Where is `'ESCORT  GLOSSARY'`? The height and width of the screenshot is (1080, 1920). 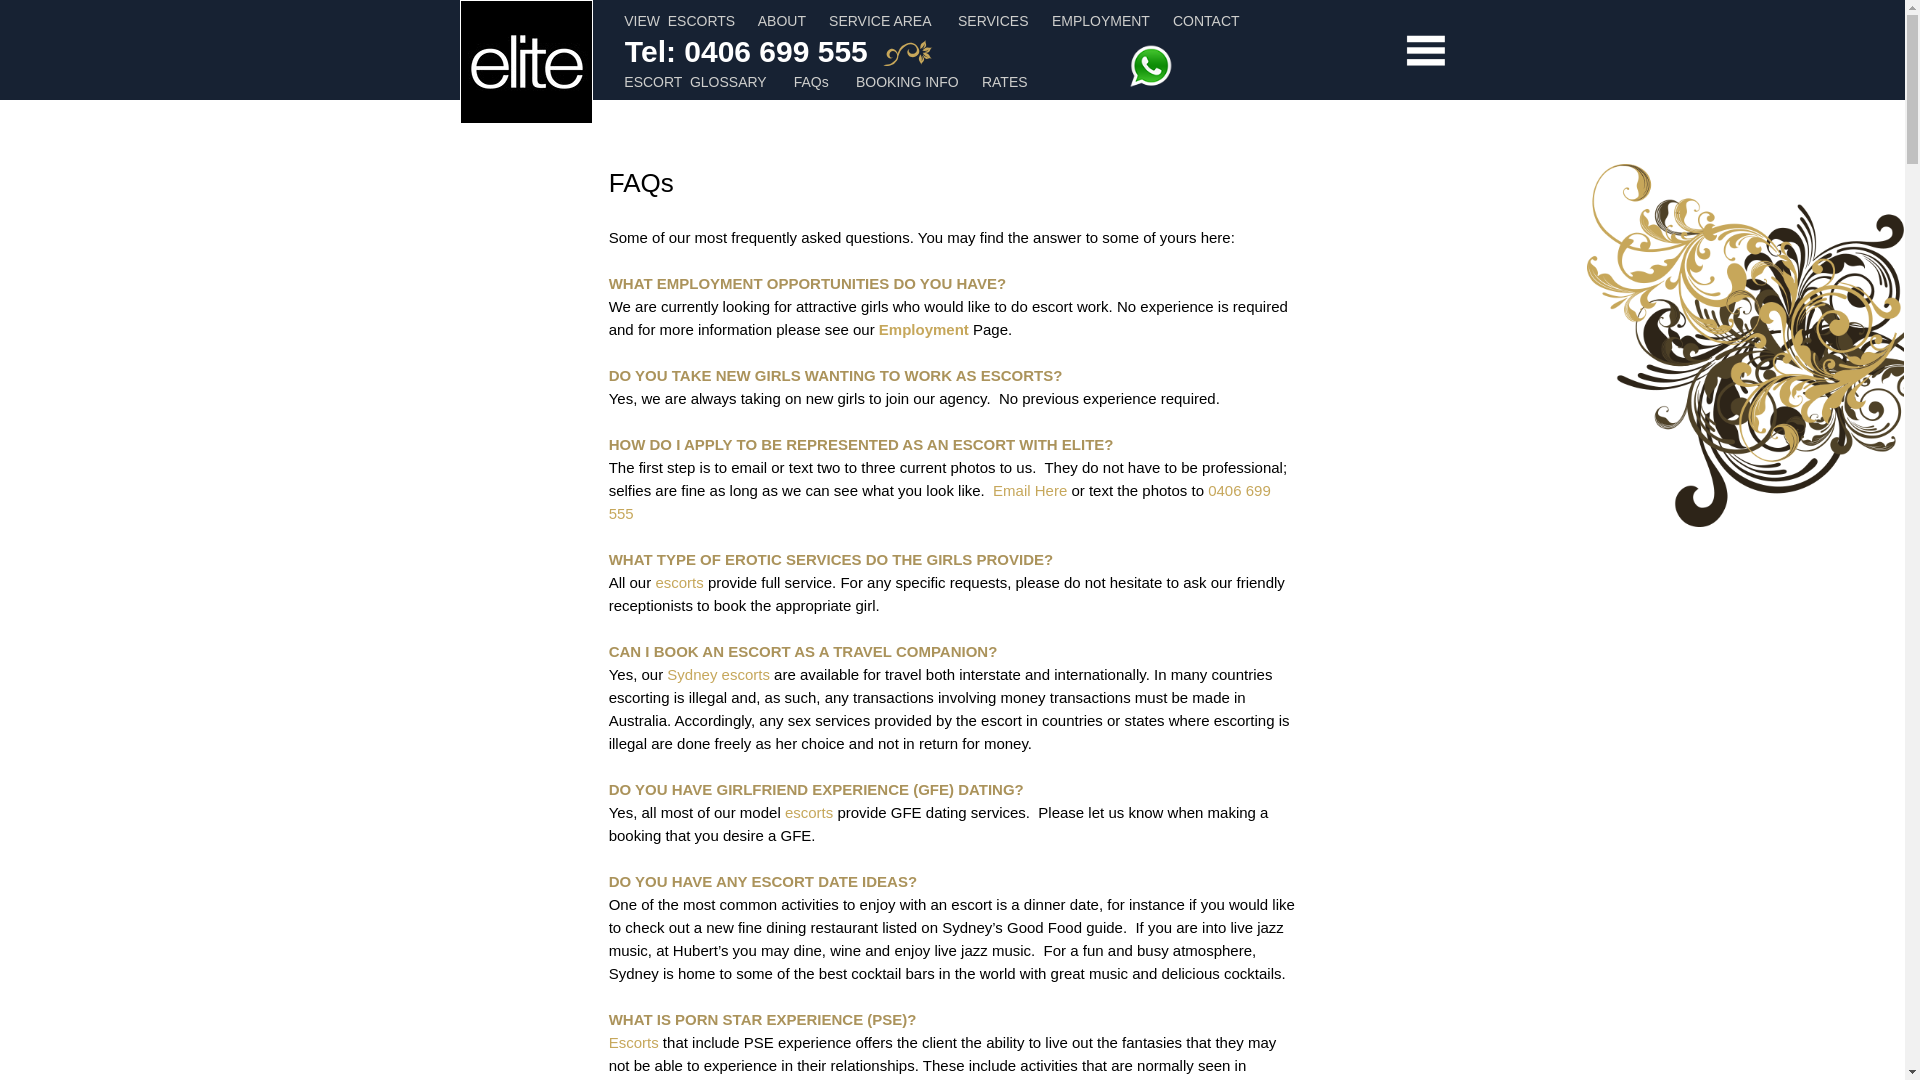
'ESCORT  GLOSSARY' is located at coordinates (623, 80).